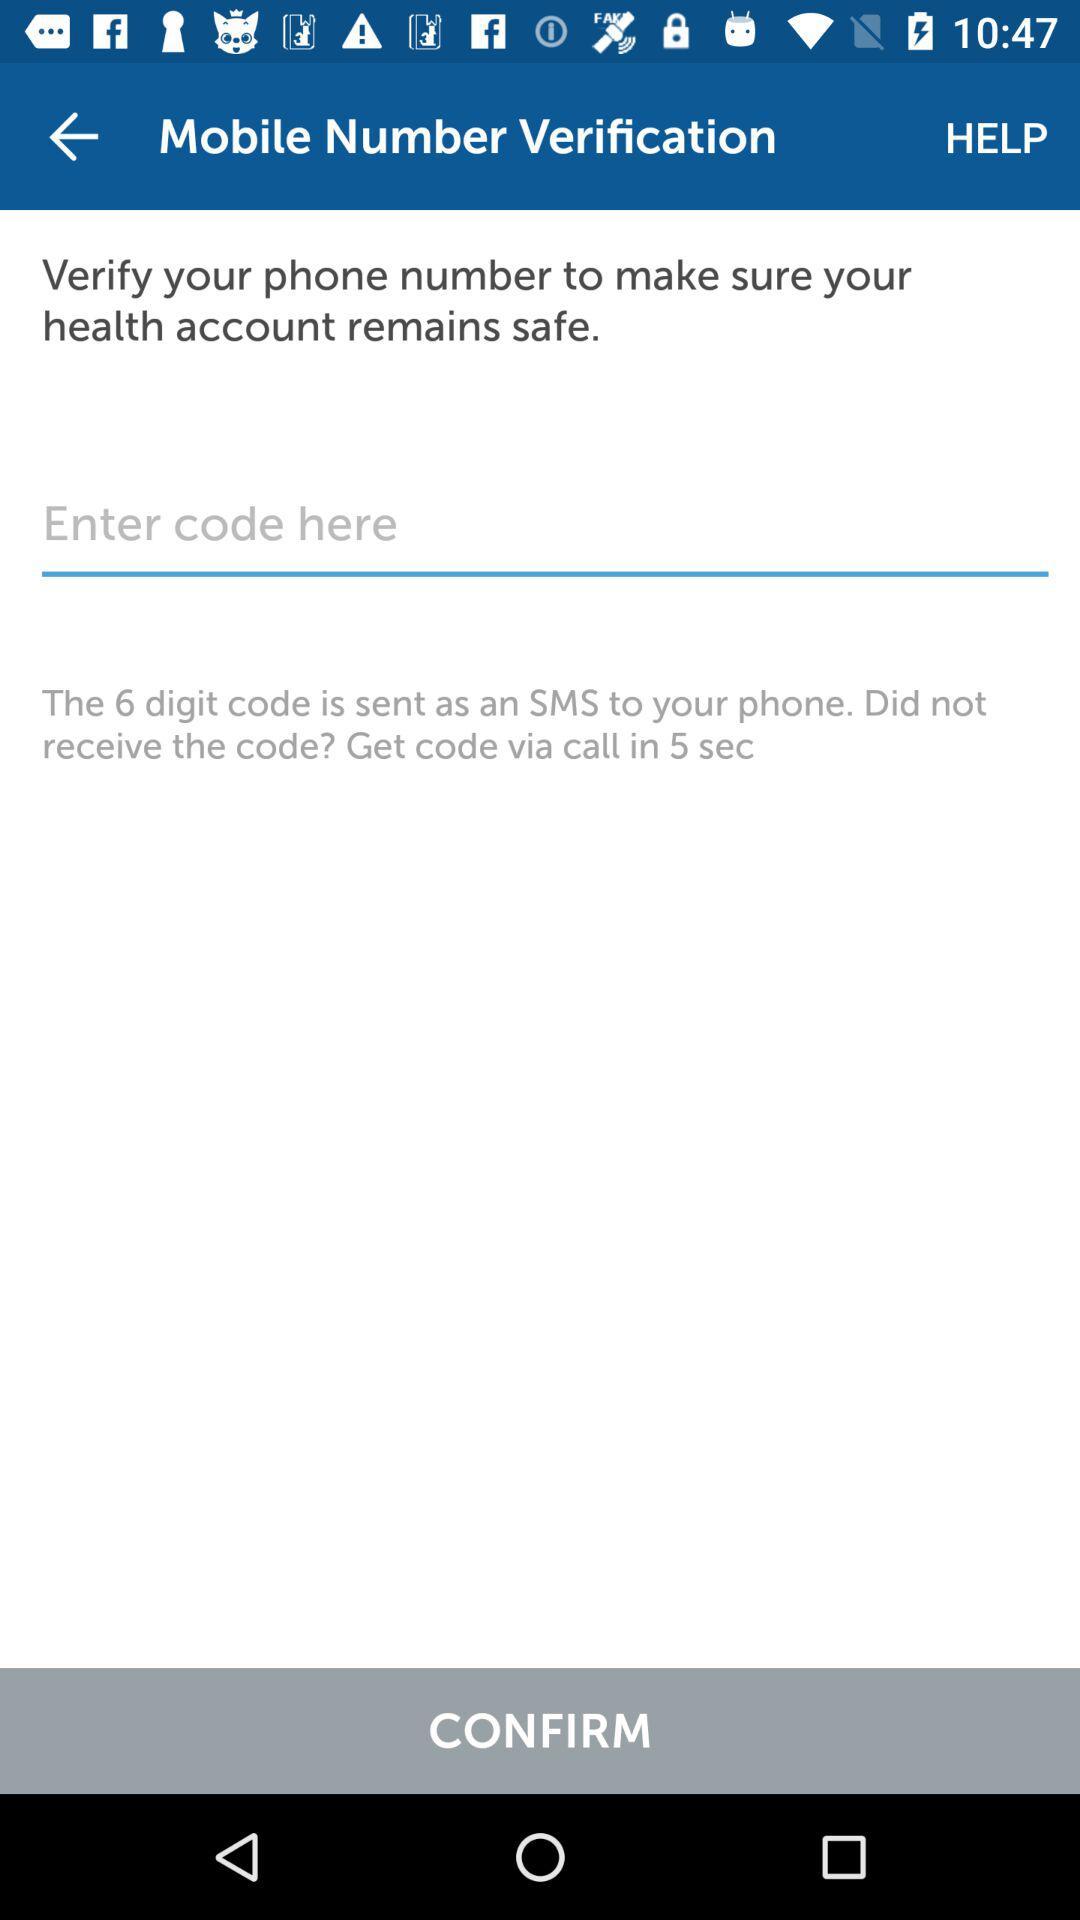 Image resolution: width=1080 pixels, height=1920 pixels. I want to click on icon below the the 6 digit icon, so click(540, 1730).